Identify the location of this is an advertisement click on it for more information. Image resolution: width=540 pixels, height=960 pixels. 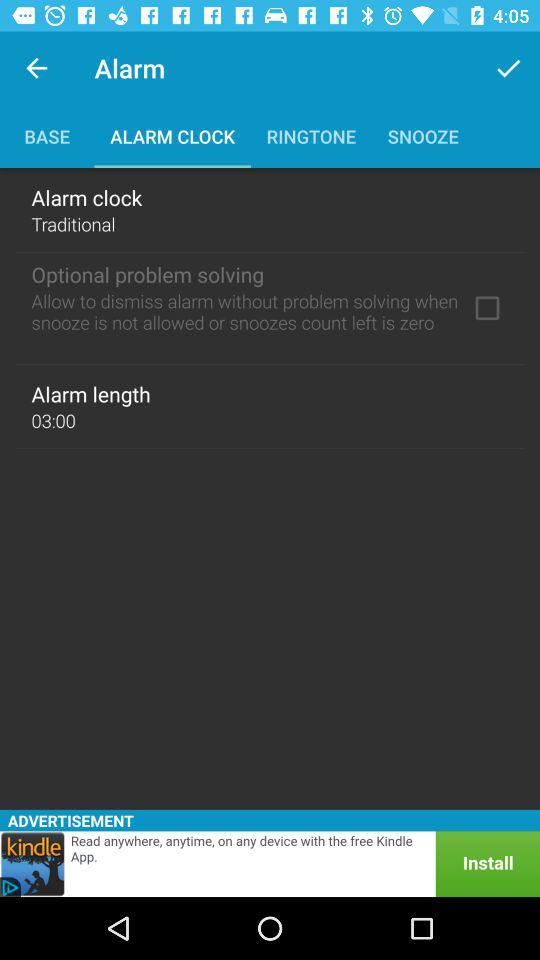
(270, 863).